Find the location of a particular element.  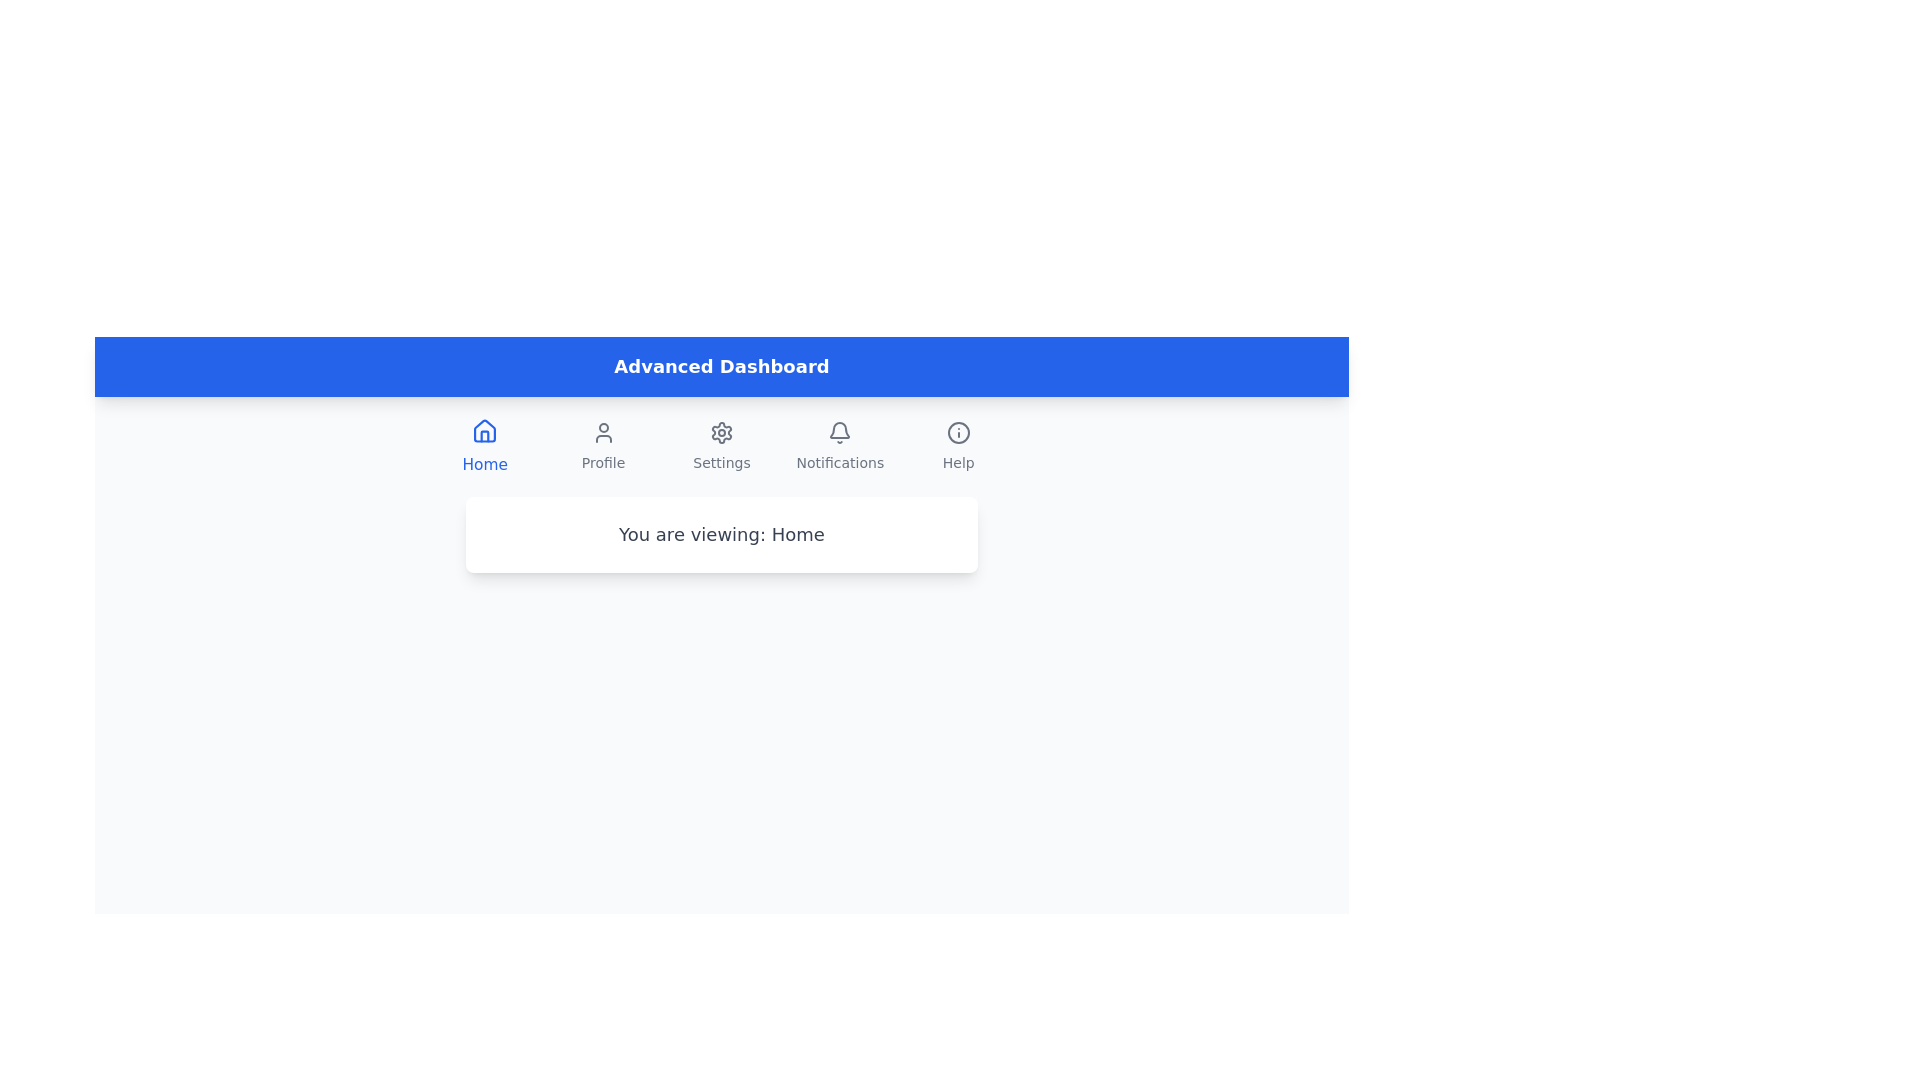

the door part of the house icon representing the 'Home' section of the navigation bar located at the top-left corner is located at coordinates (485, 435).